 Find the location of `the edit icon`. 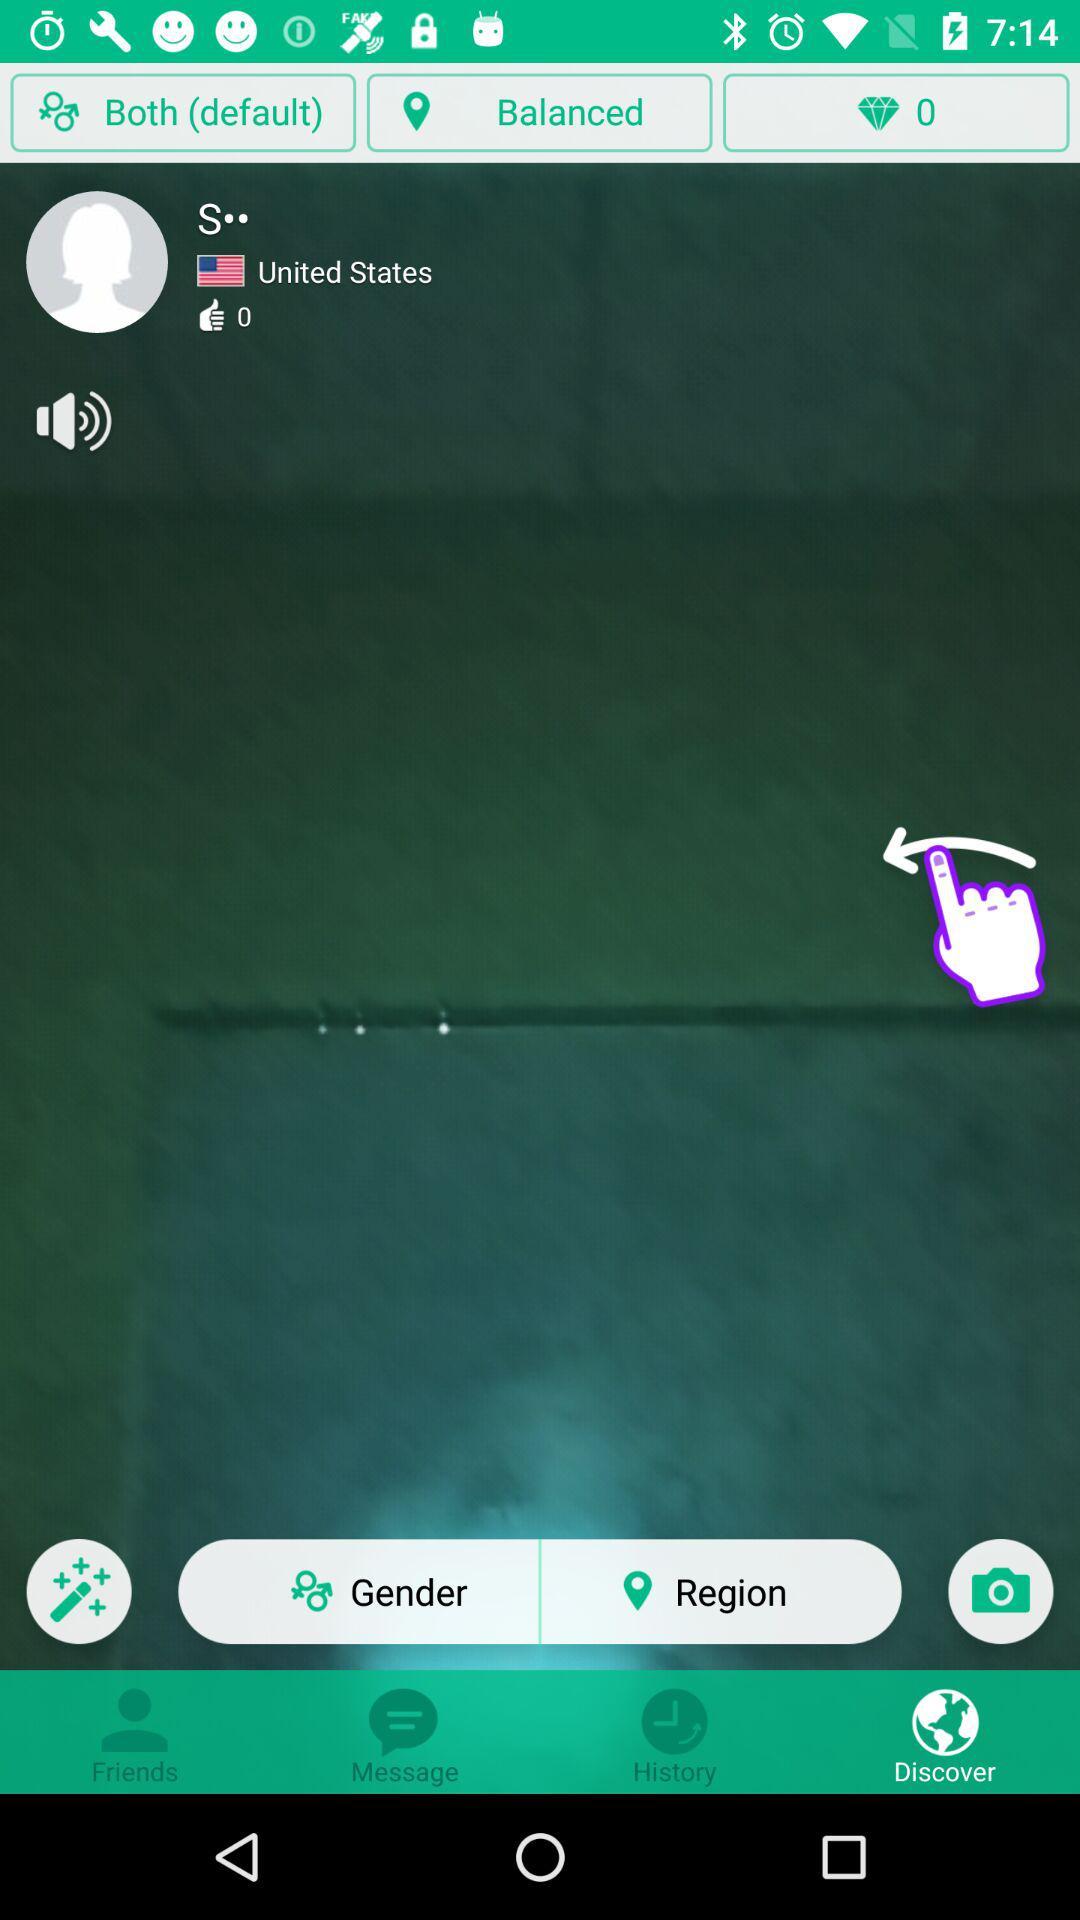

the edit icon is located at coordinates (78, 1604).